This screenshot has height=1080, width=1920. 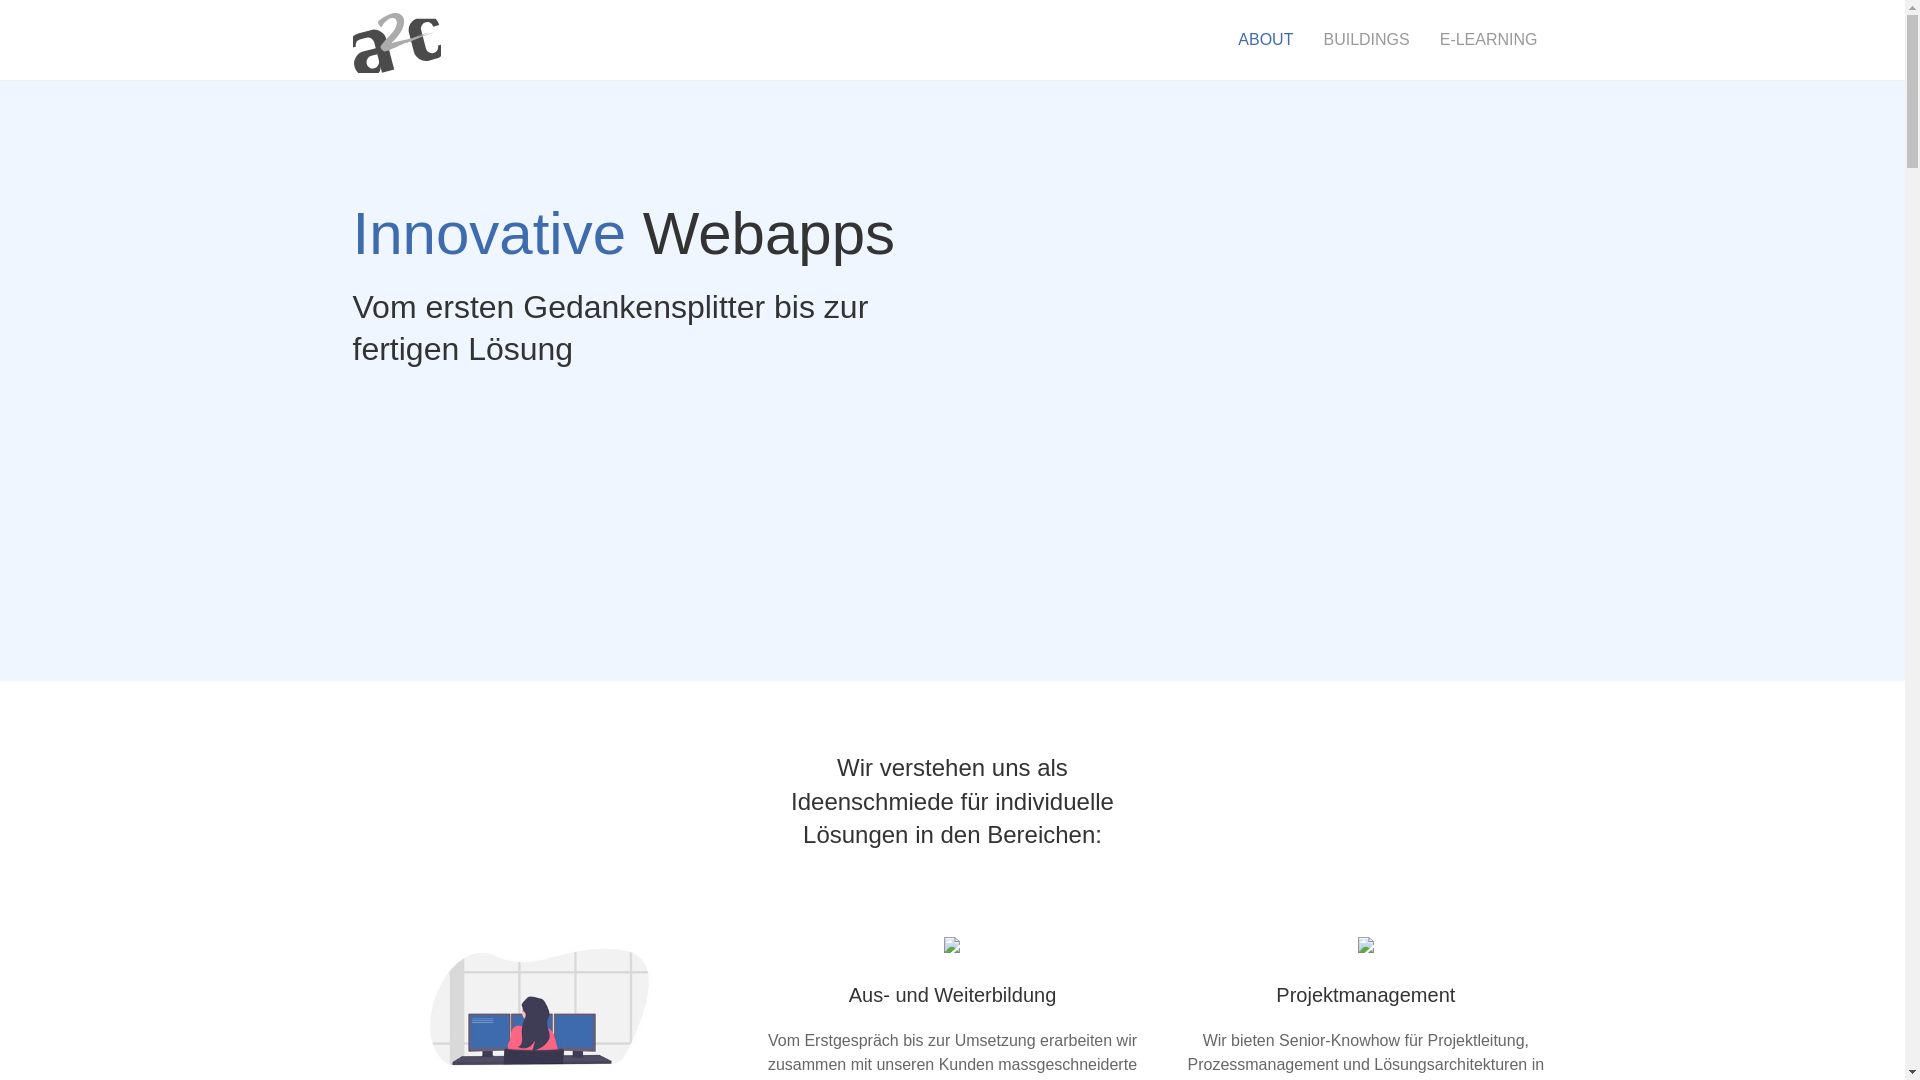 I want to click on 'ABOUT', so click(x=1264, y=39).